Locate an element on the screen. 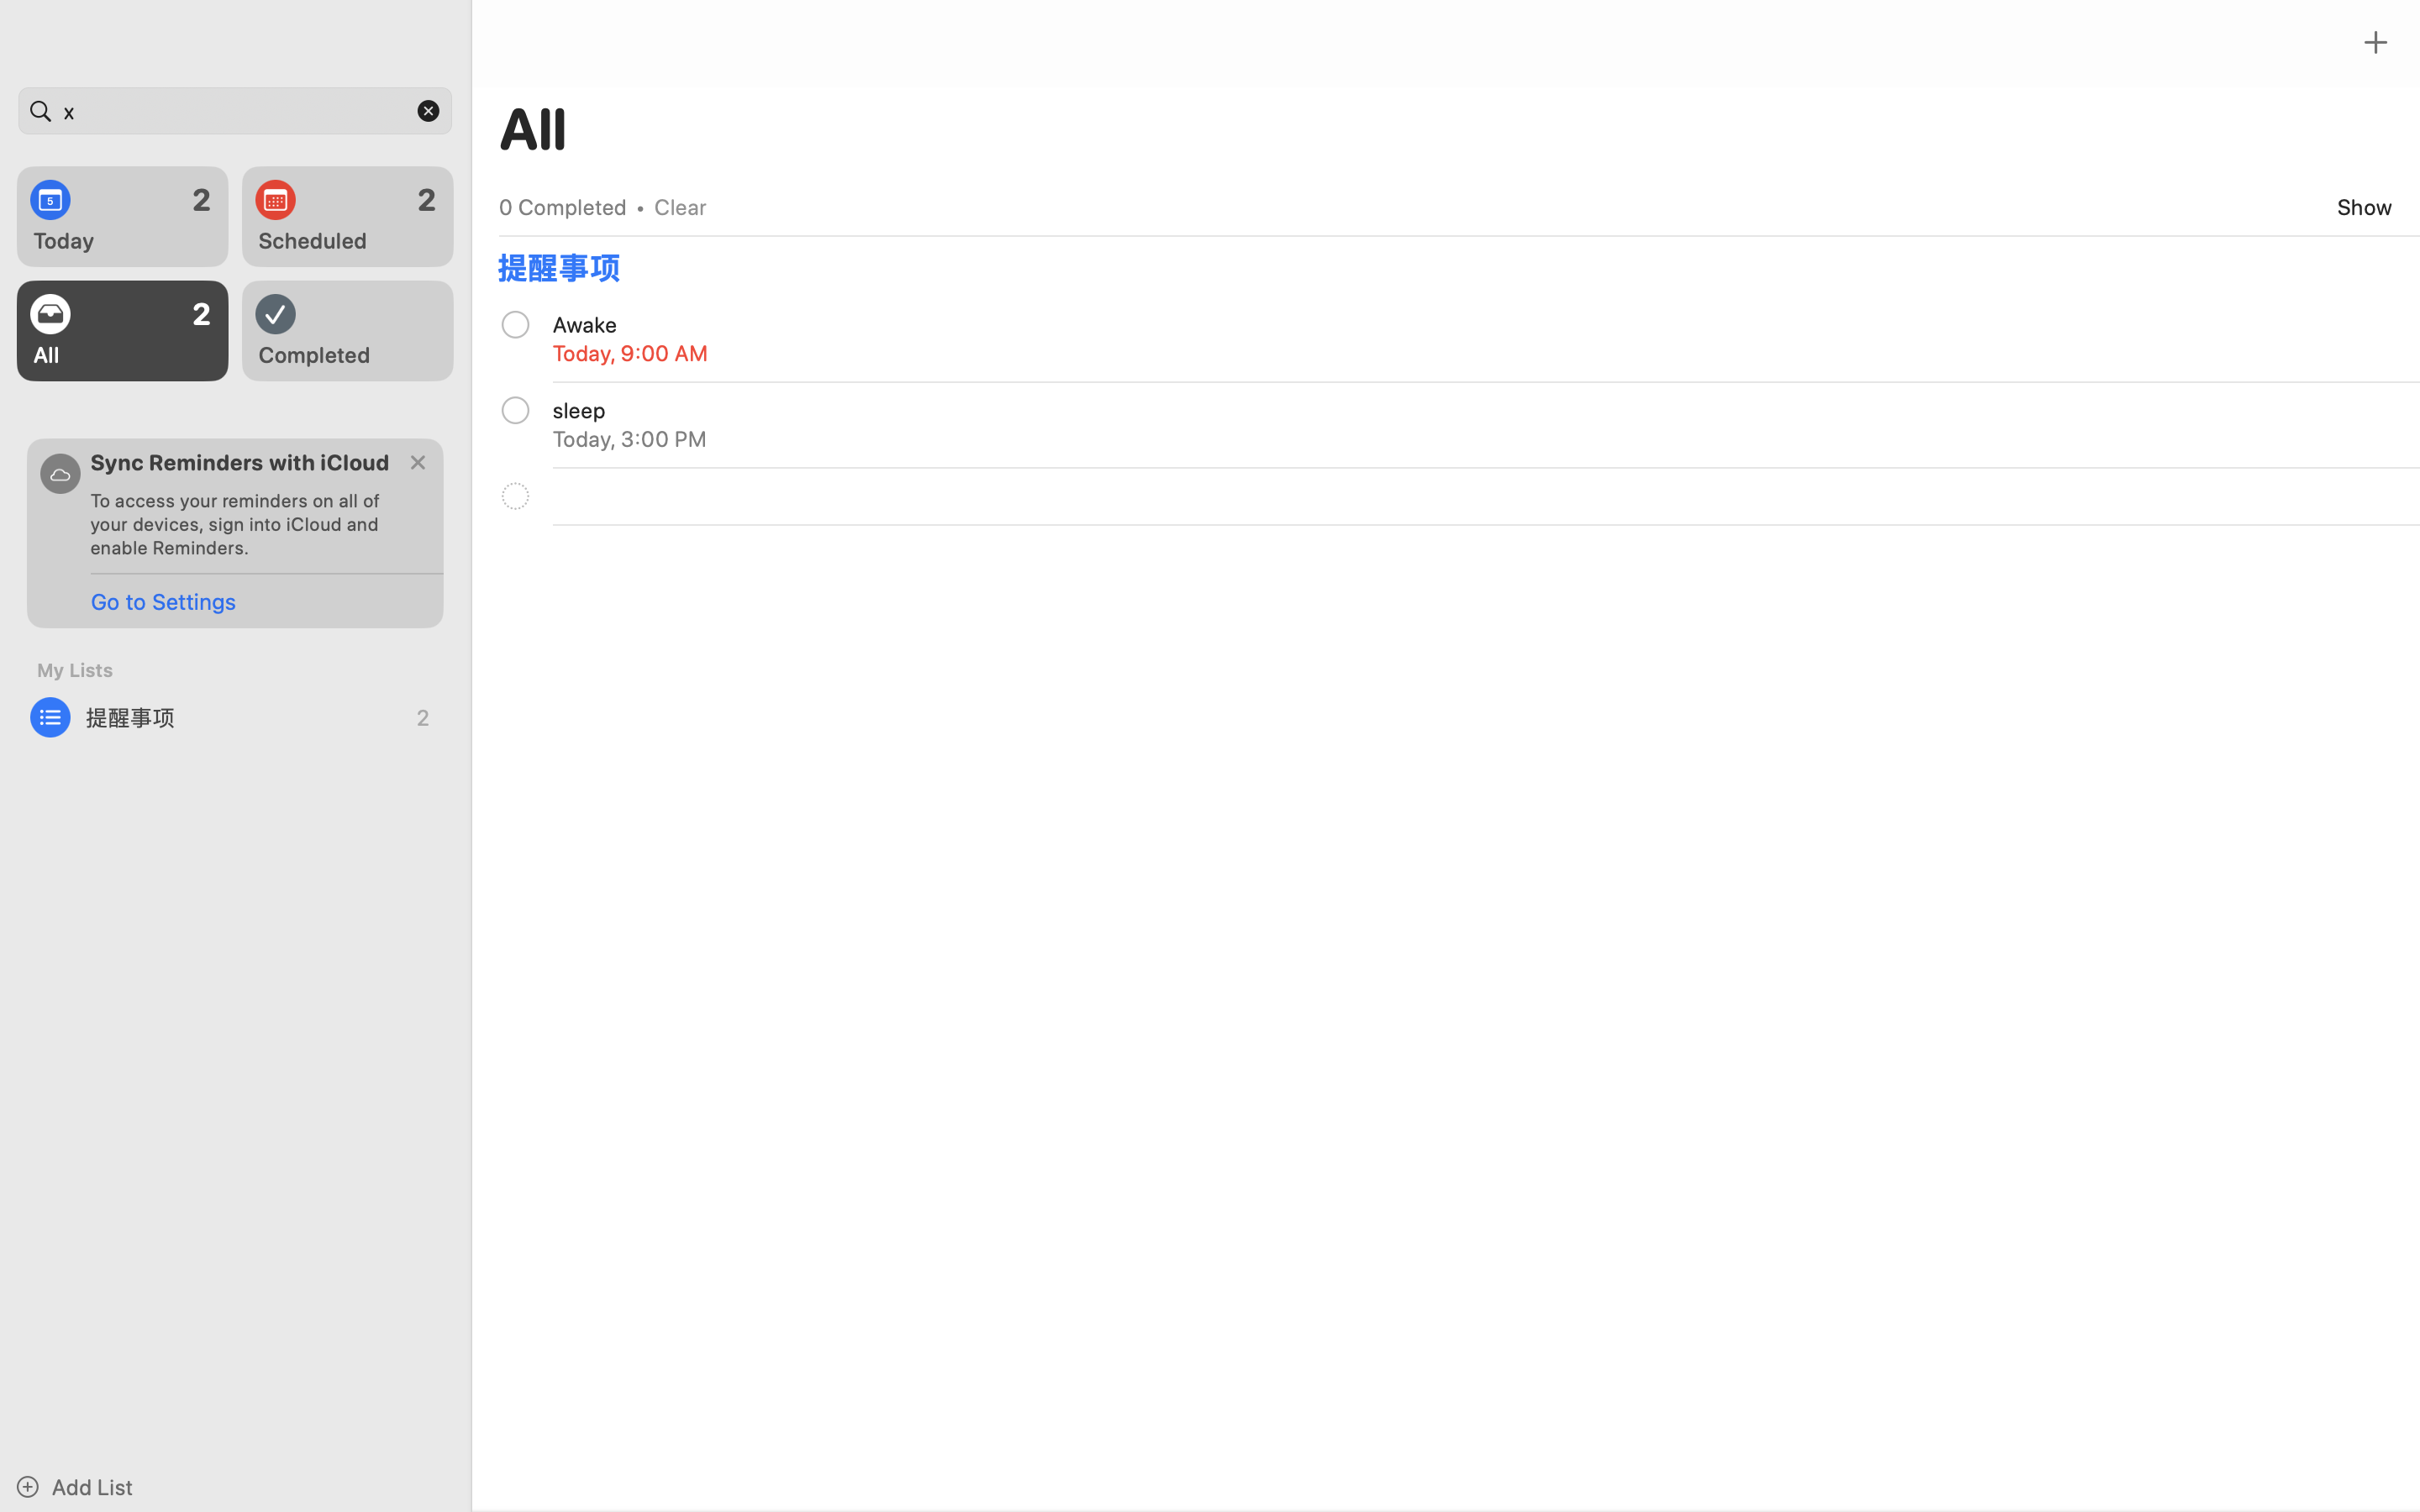 The image size is (2420, 1512). '0 Completed' is located at coordinates (561, 206).